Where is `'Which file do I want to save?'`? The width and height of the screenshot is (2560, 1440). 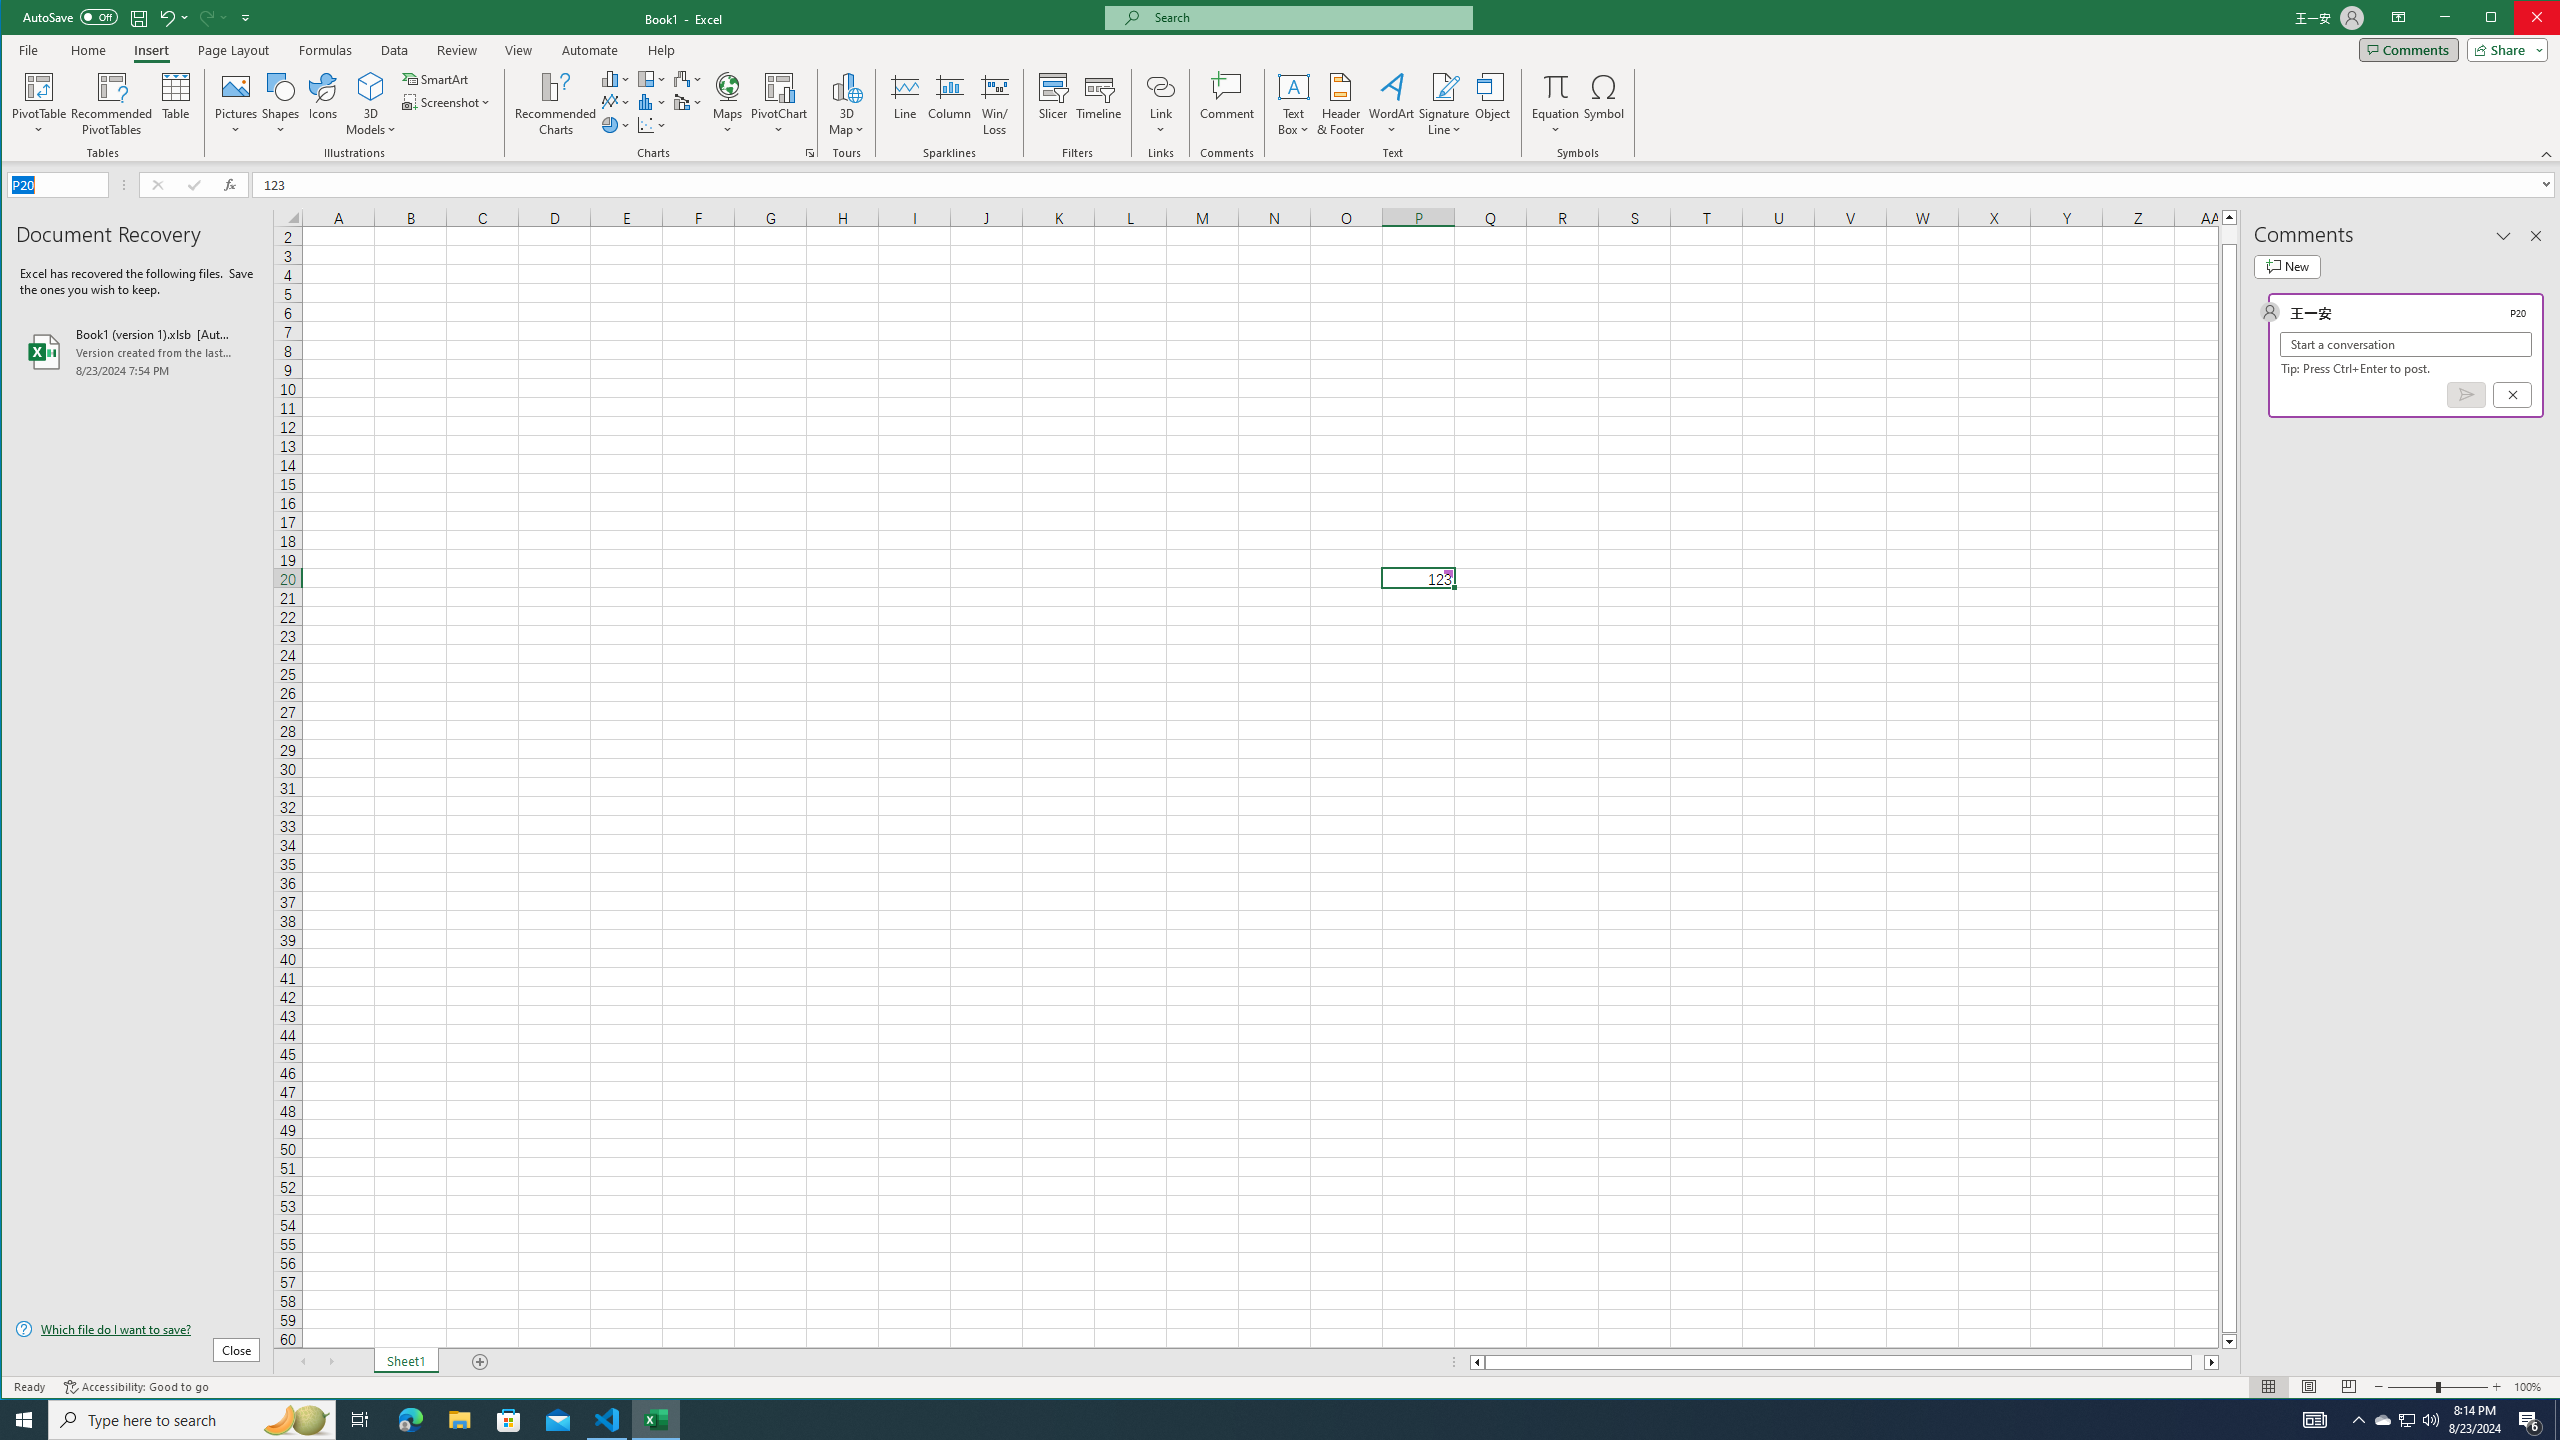 'Which file do I want to save?' is located at coordinates (138, 1328).